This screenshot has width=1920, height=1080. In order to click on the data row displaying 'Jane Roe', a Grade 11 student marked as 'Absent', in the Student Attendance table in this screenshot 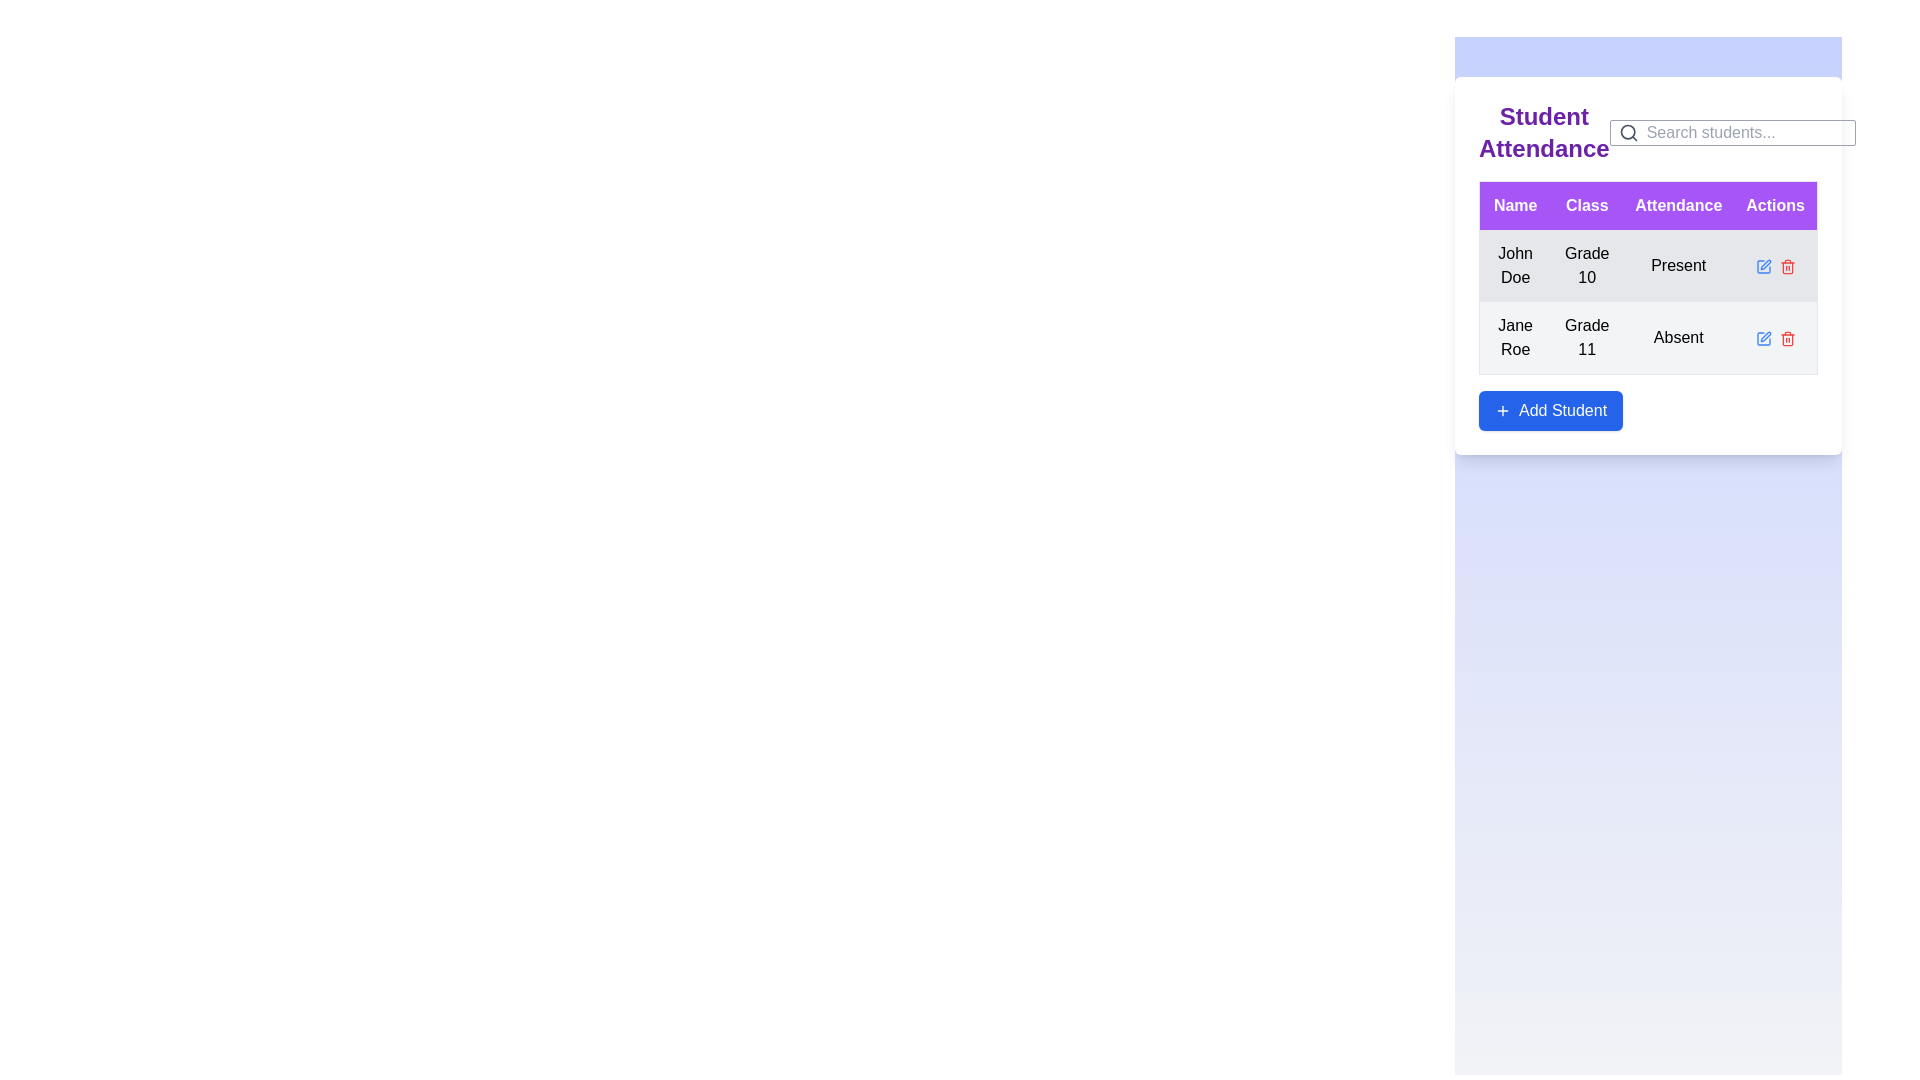, I will do `click(1648, 337)`.